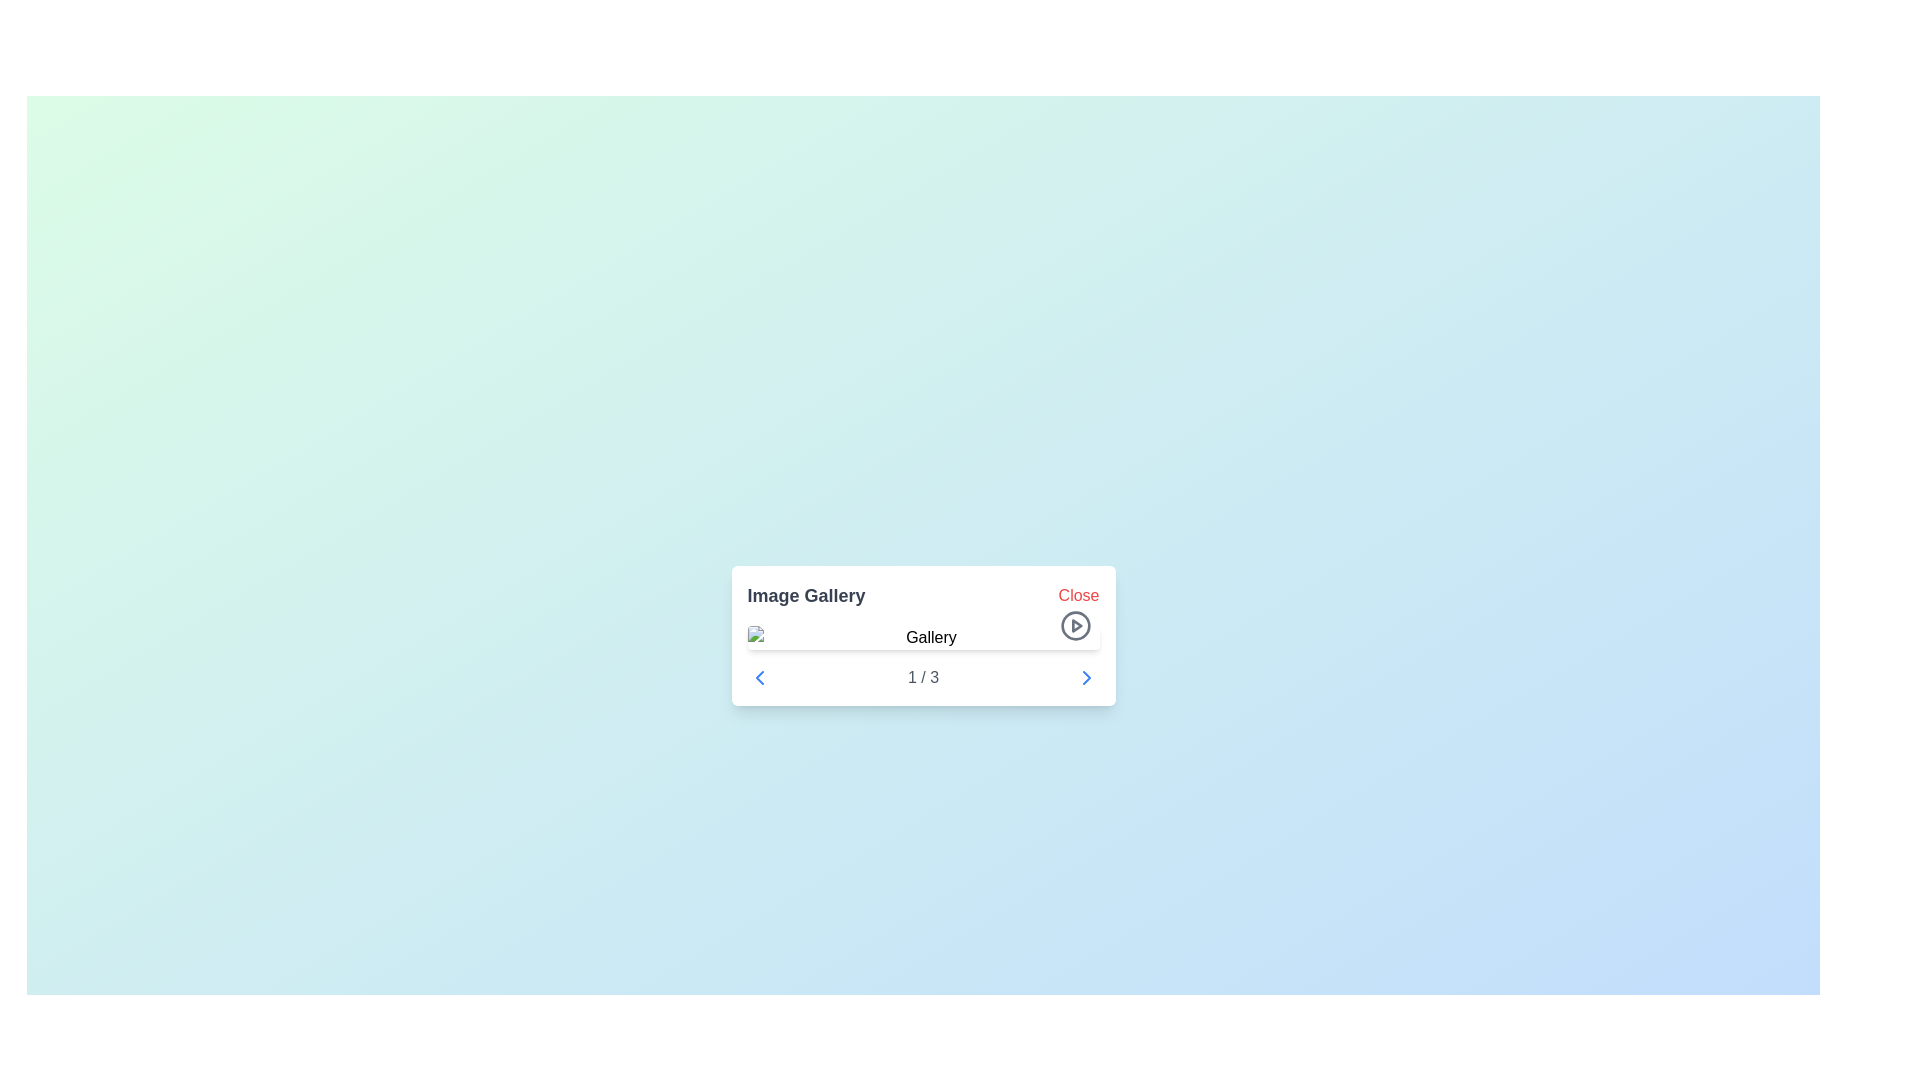  What do you see at coordinates (806, 595) in the screenshot?
I see `the 'Image Gallery' text label which serves as a title for the content below` at bounding box center [806, 595].